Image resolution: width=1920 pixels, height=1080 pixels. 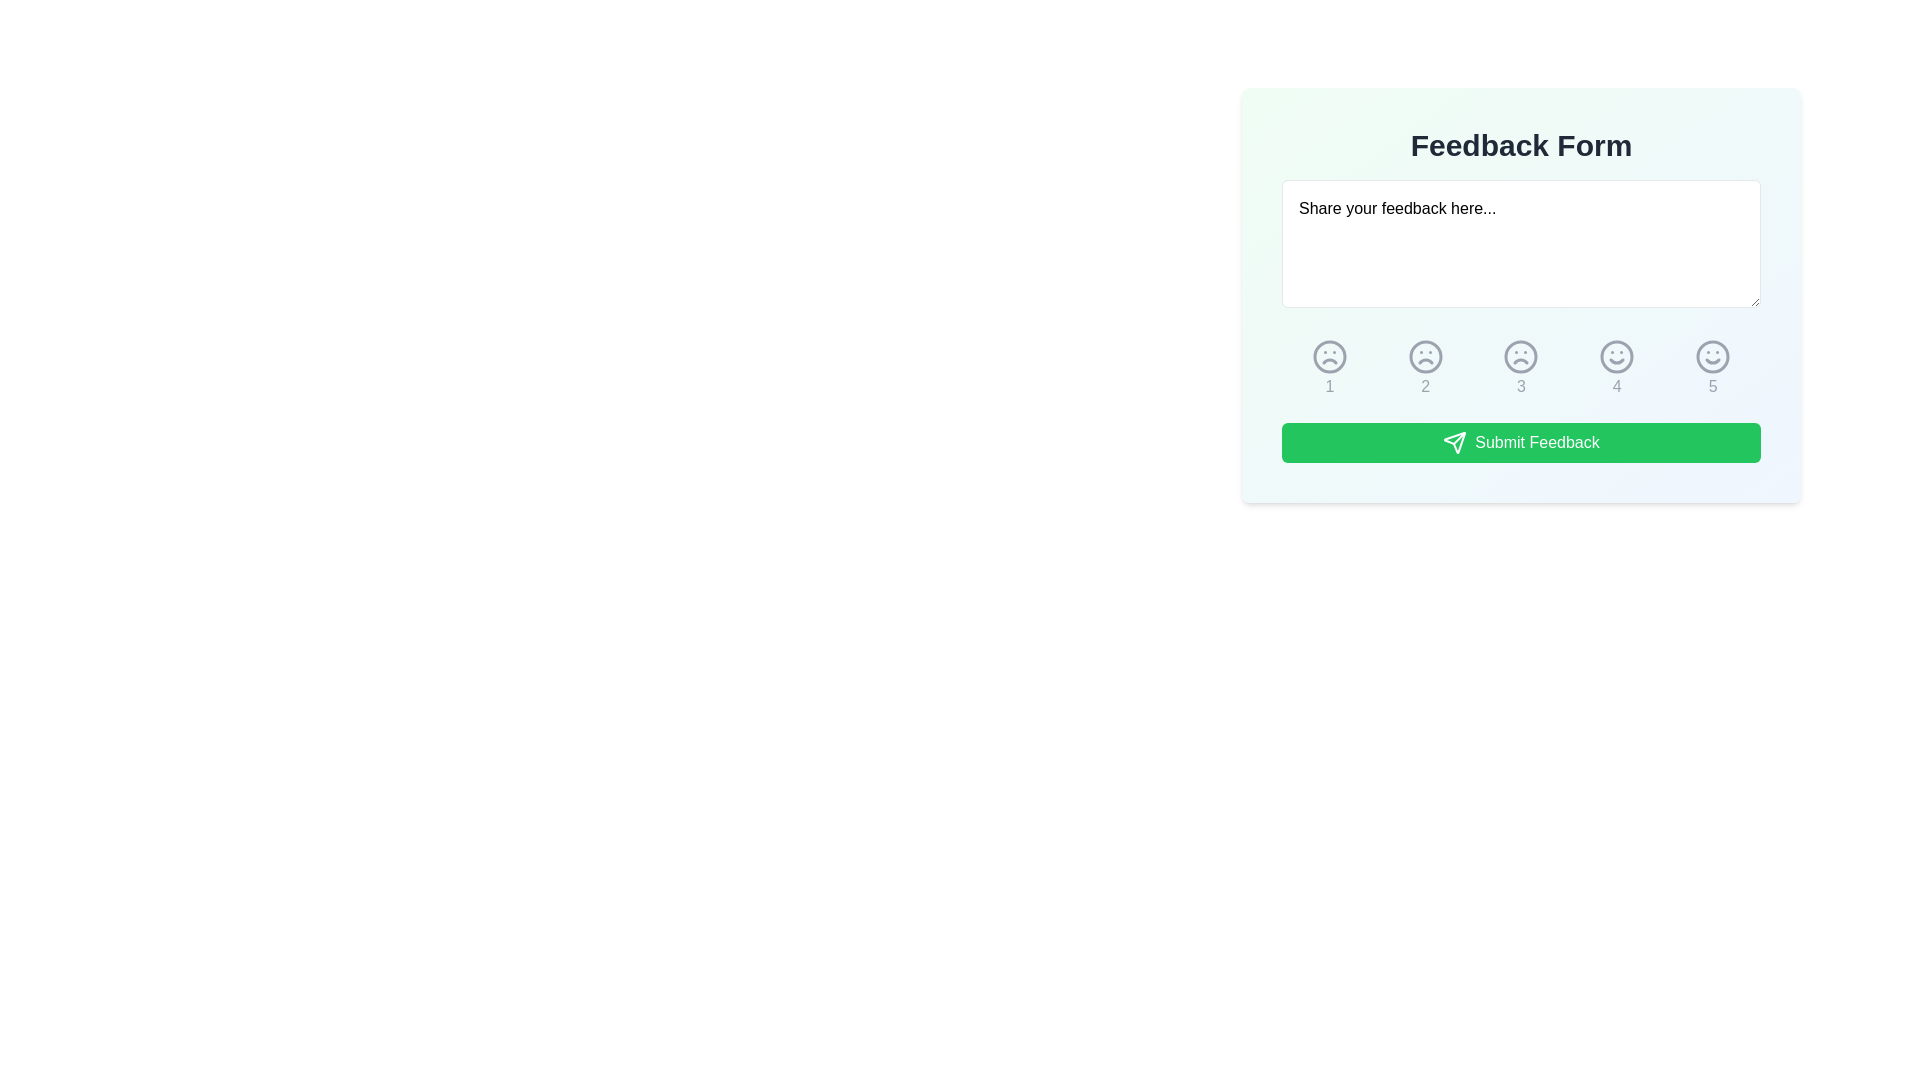 I want to click on the SVG Circle Element that represents the third option in the row of frowning face icons, which serves as a graphical representation of feedback, so click(x=1520, y=356).